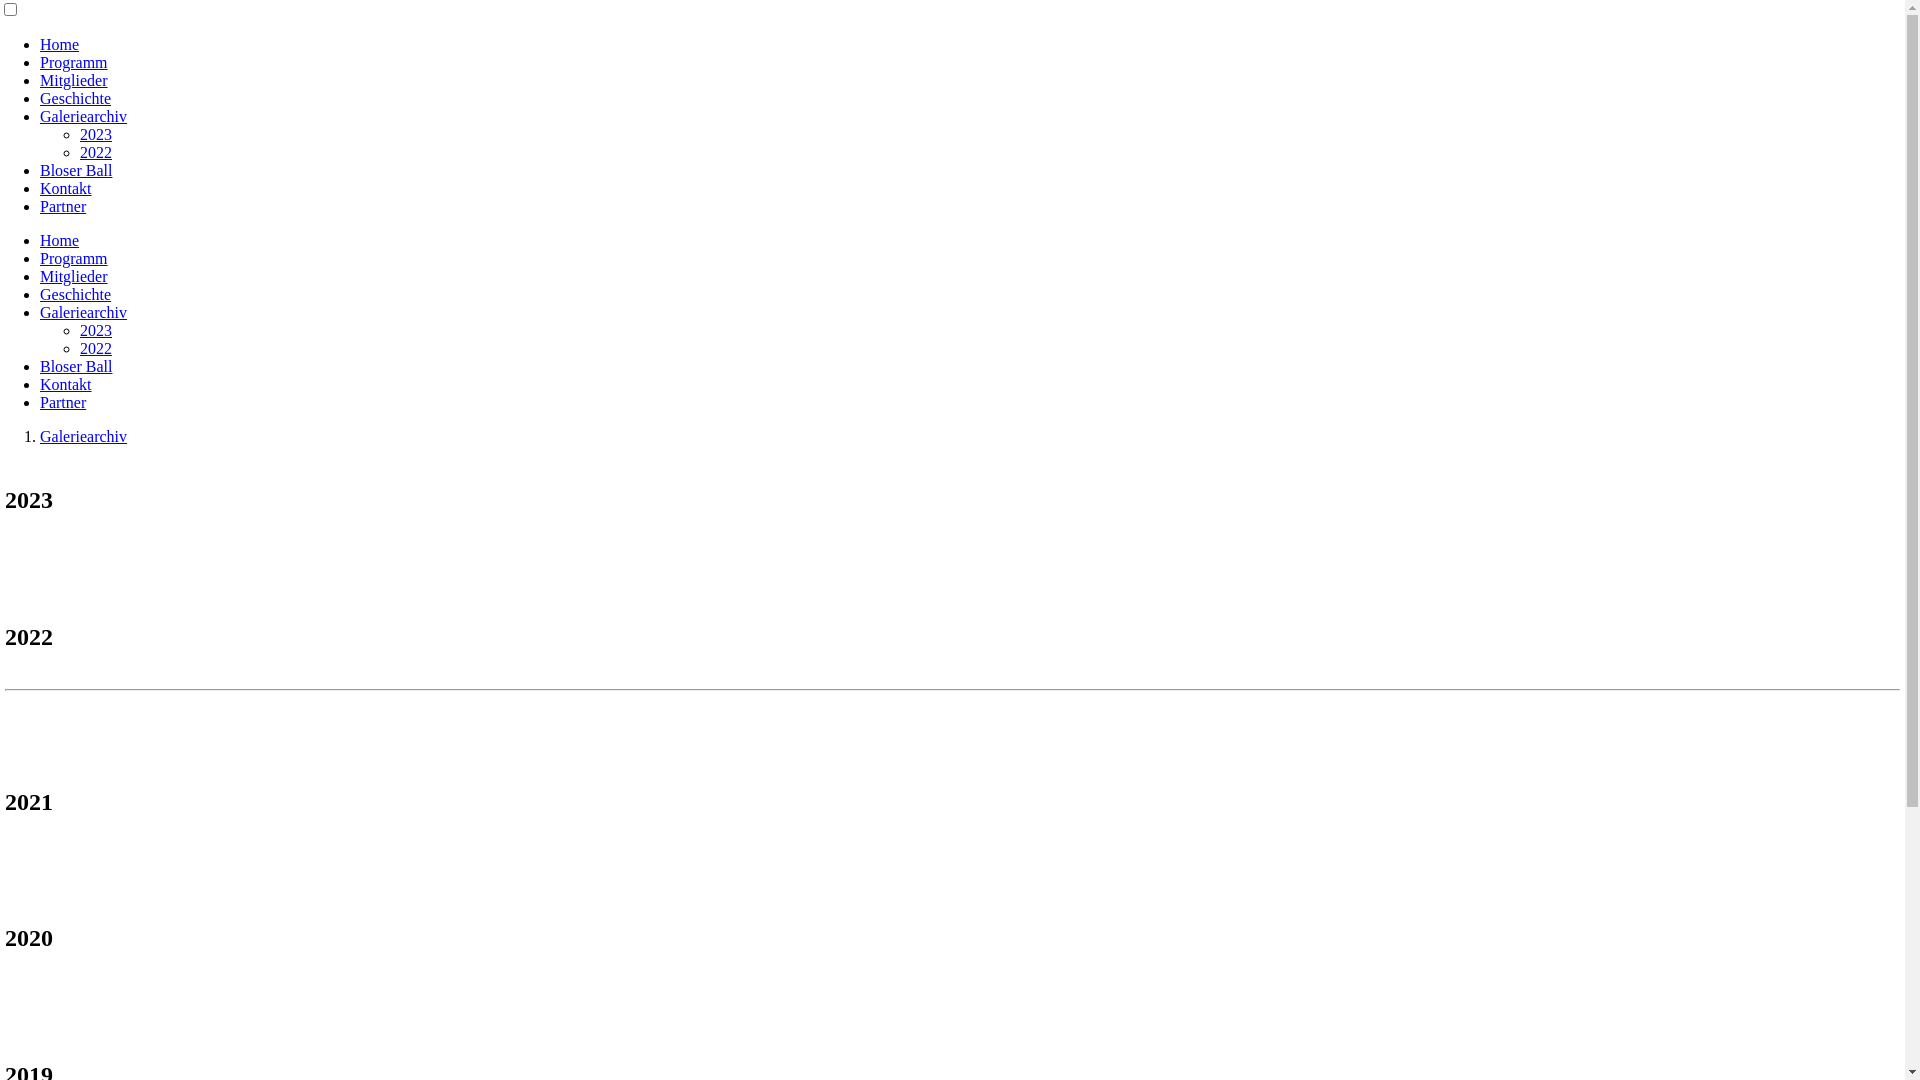 The image size is (1920, 1080). Describe the element at coordinates (75, 294) in the screenshot. I see `'Geschichte'` at that location.